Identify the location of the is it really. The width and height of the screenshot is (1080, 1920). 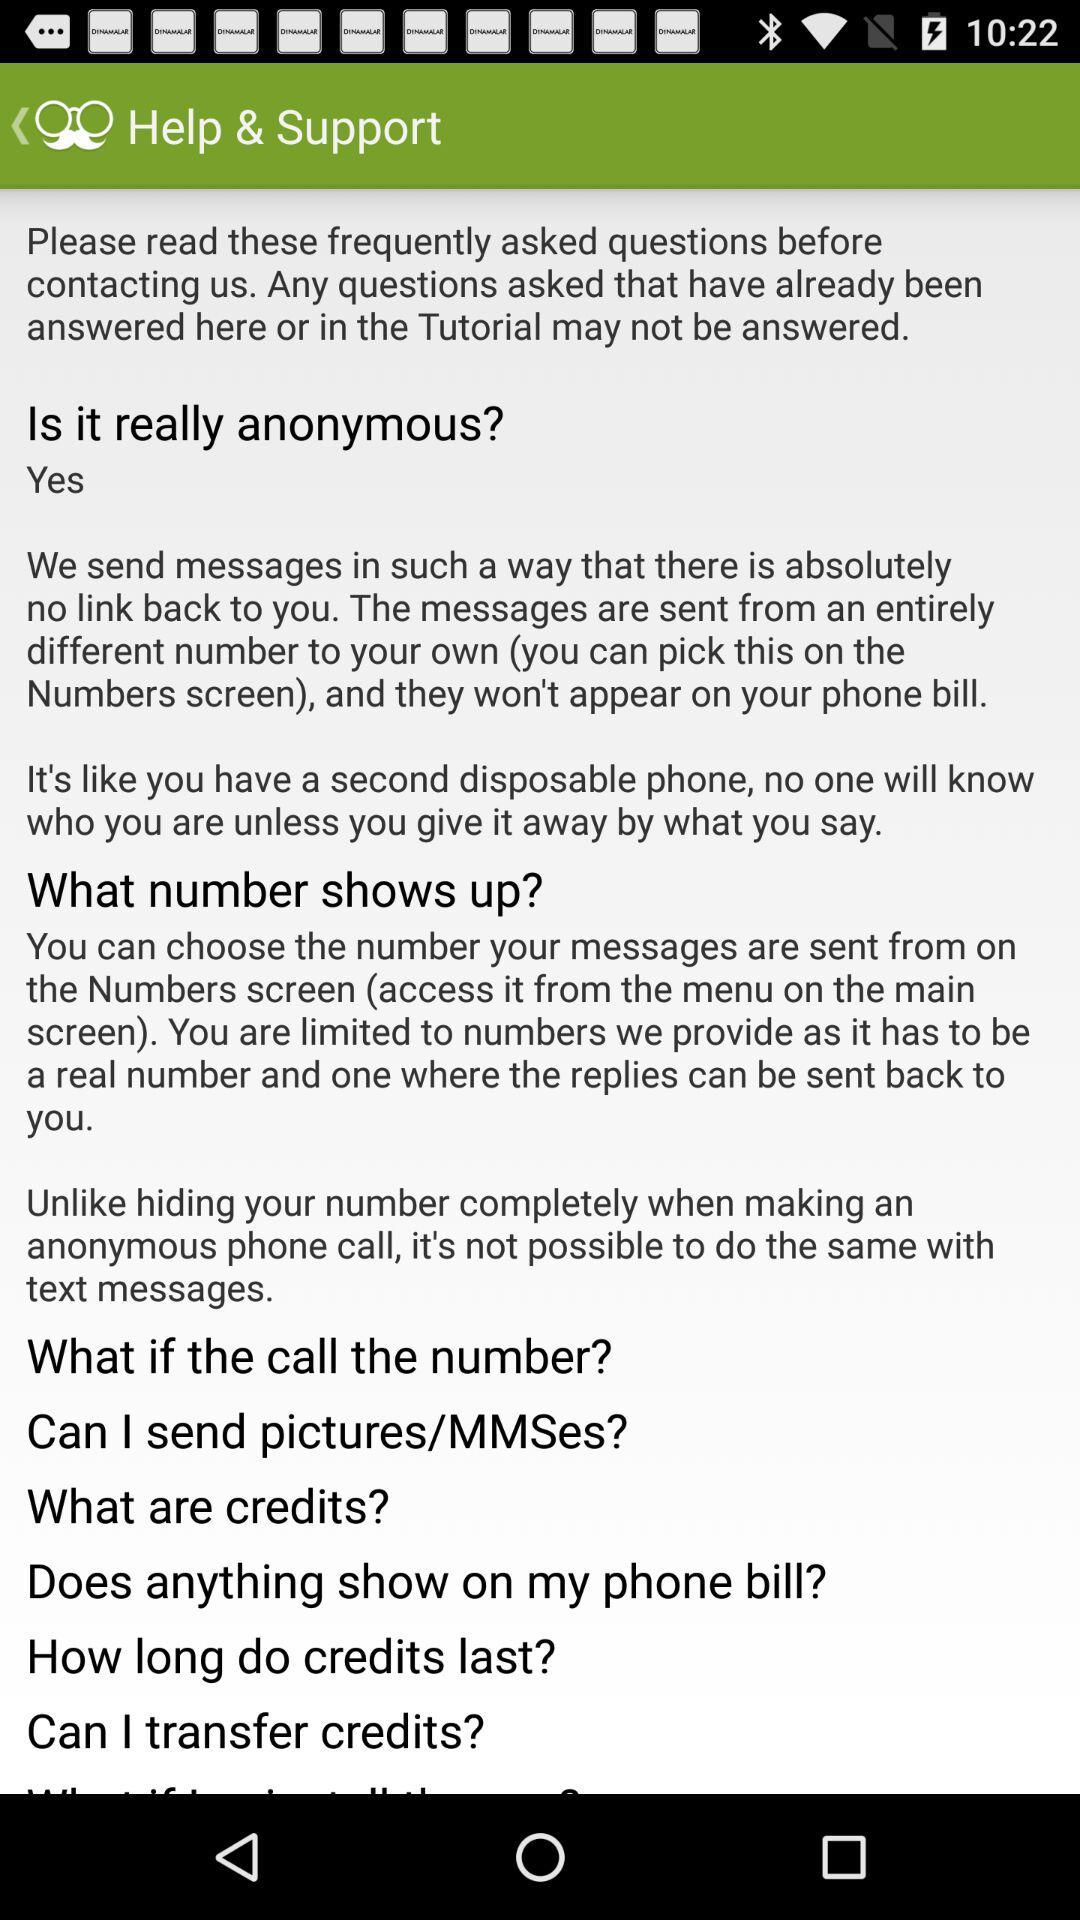
(540, 420).